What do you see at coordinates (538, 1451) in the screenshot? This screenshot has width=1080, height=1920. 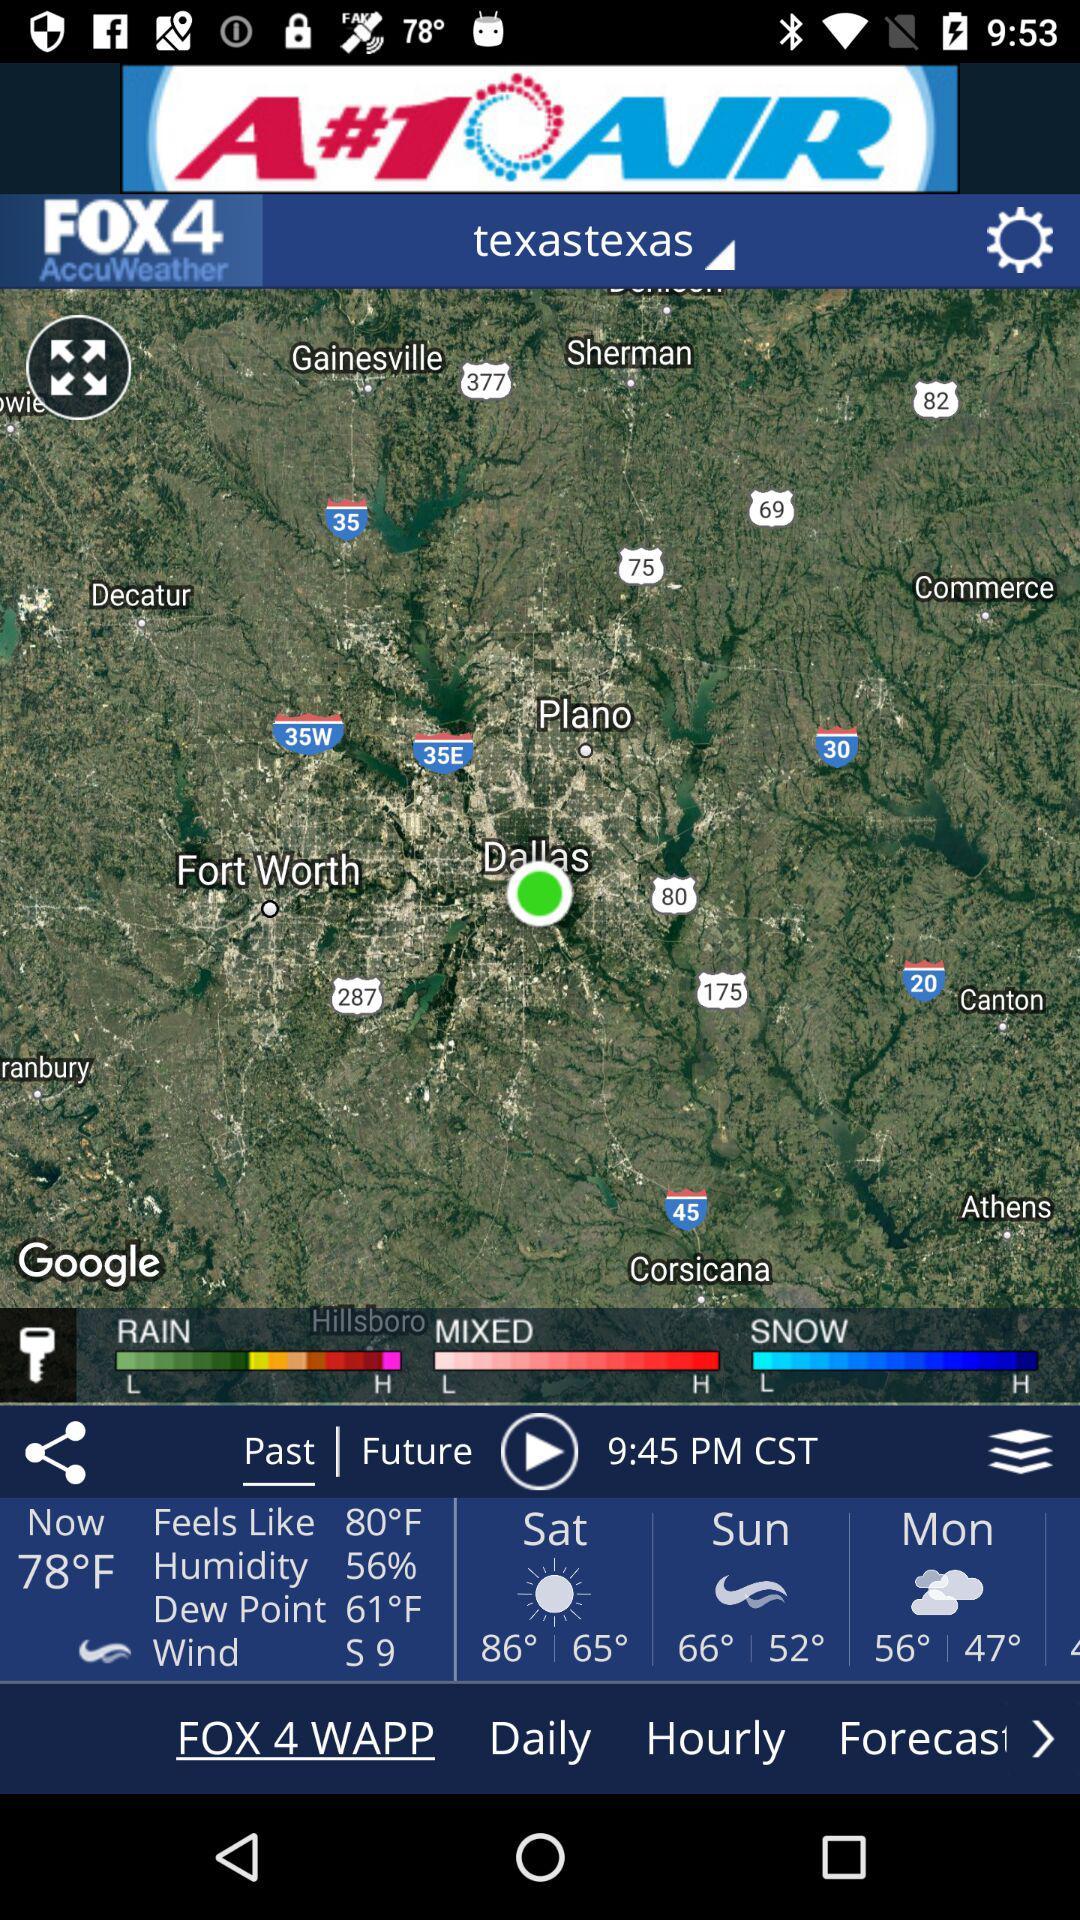 I see `item to the right of the future item` at bounding box center [538, 1451].